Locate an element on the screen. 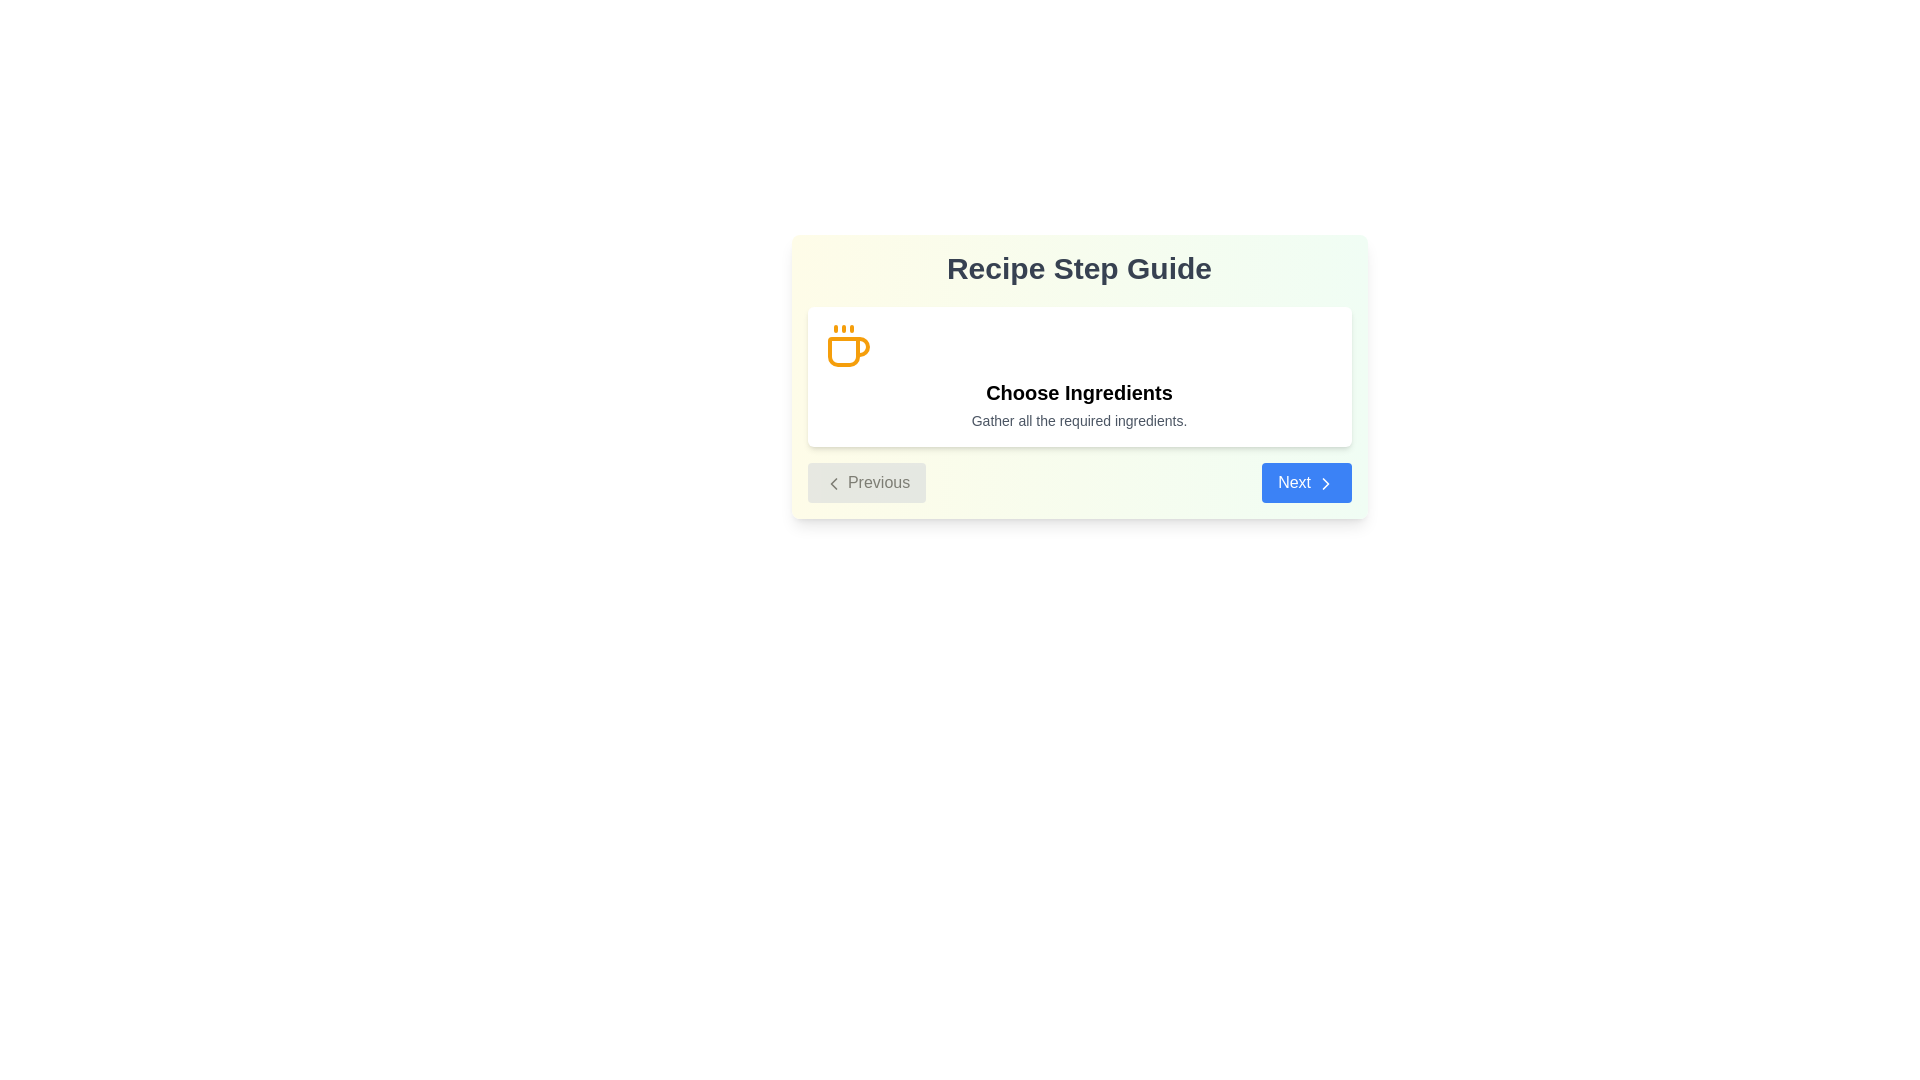 The width and height of the screenshot is (1920, 1080). the blue 'Next' button located in the lower-right corner of the dialog box under 'Choose Ingredients' to proceed to the next step is located at coordinates (1306, 482).